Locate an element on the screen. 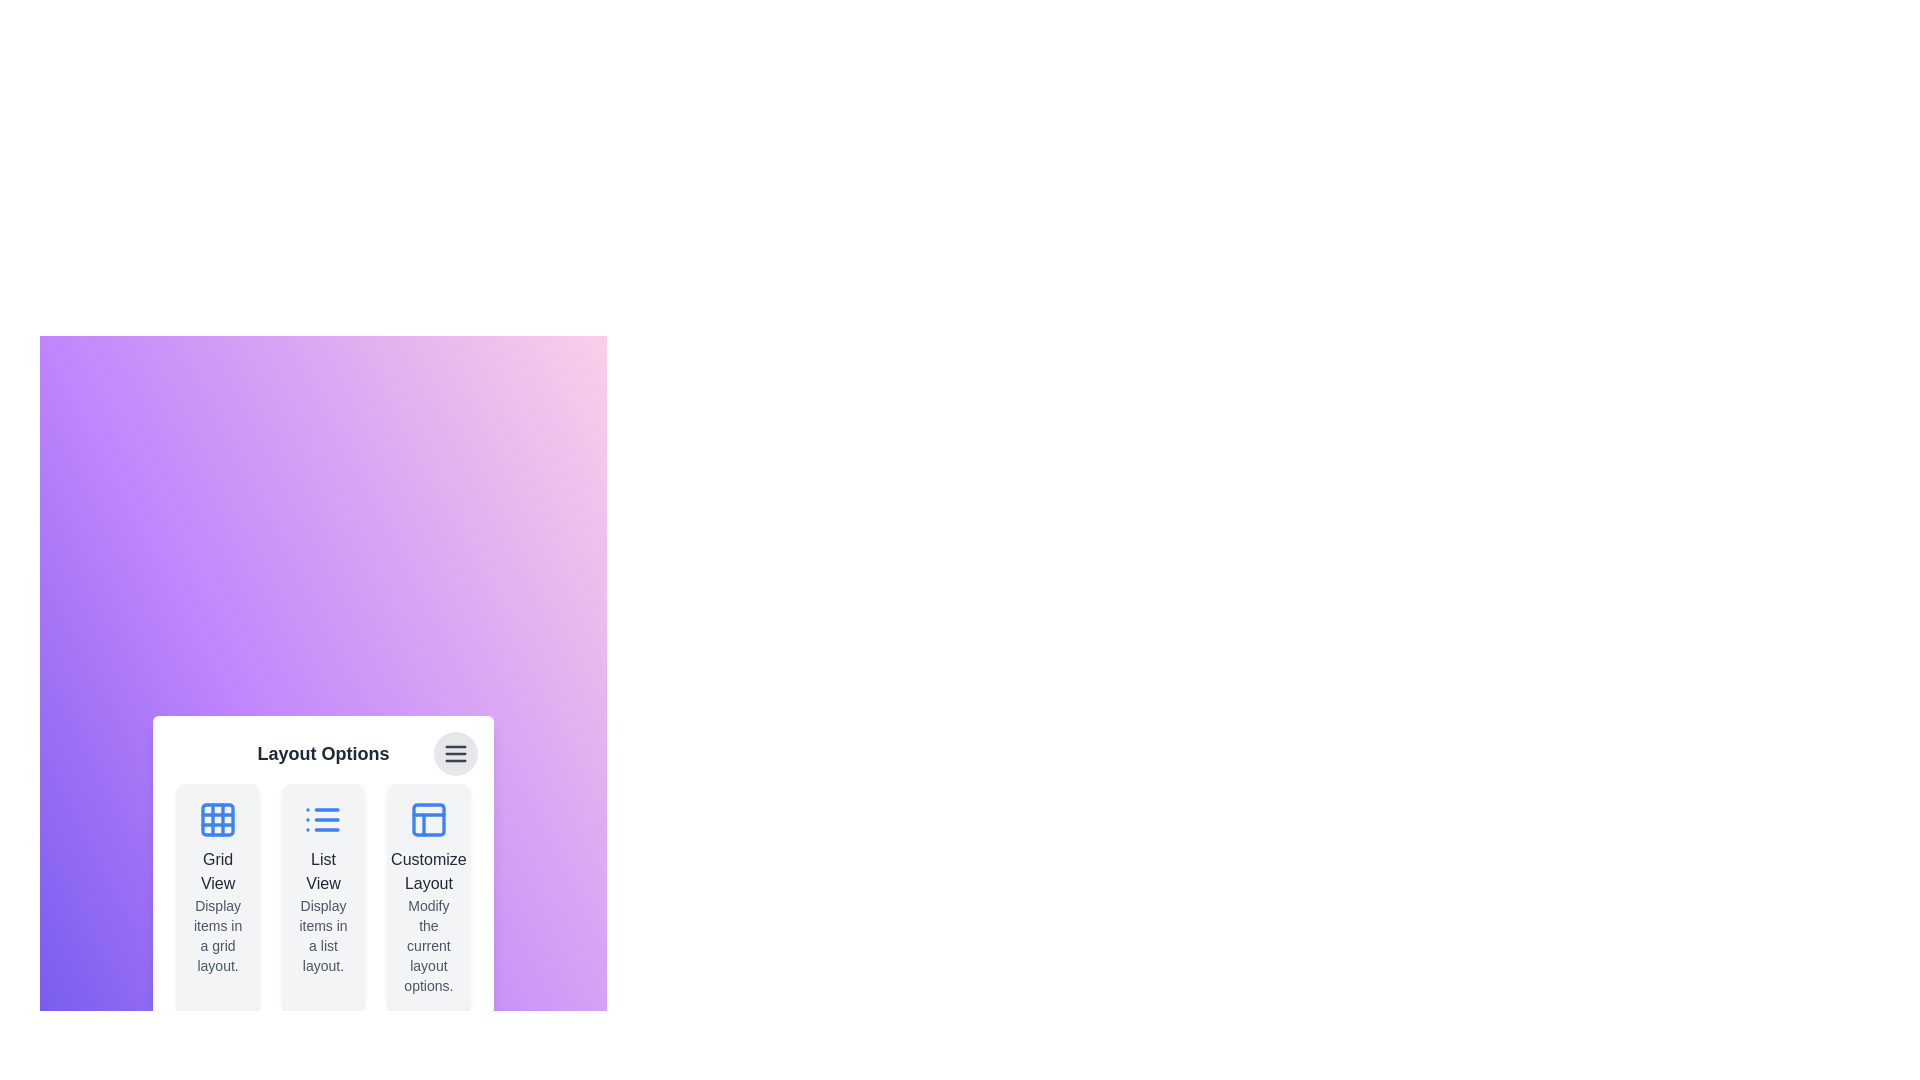  menu button in the top-right corner to toggle the menu visibility is located at coordinates (454, 753).